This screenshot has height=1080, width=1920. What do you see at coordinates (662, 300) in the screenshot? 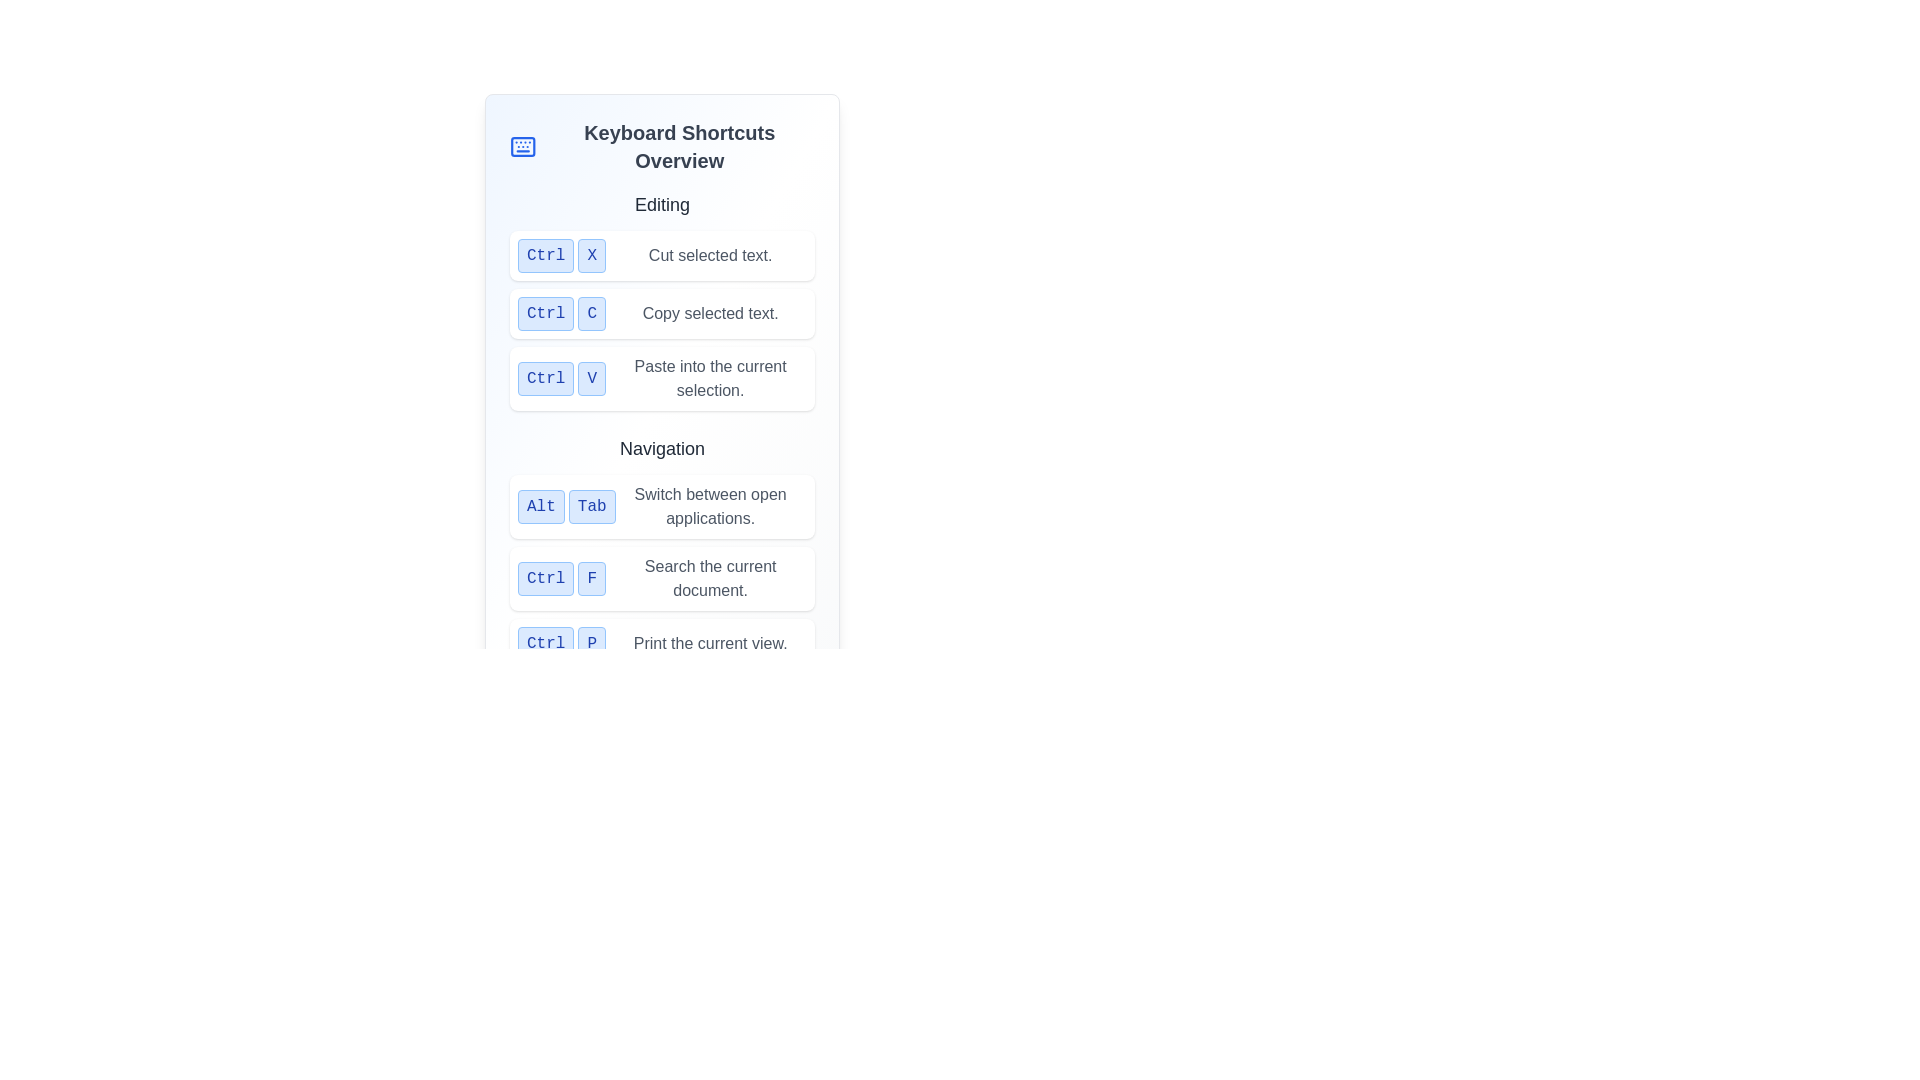
I see `the informational text section that describes the 'Copy' functionality and its keyboard shortcut, located under the 'Editing' section of the 'Keyboard Shortcuts Overview', positioned between 'Cut' and 'Paste'` at bounding box center [662, 300].